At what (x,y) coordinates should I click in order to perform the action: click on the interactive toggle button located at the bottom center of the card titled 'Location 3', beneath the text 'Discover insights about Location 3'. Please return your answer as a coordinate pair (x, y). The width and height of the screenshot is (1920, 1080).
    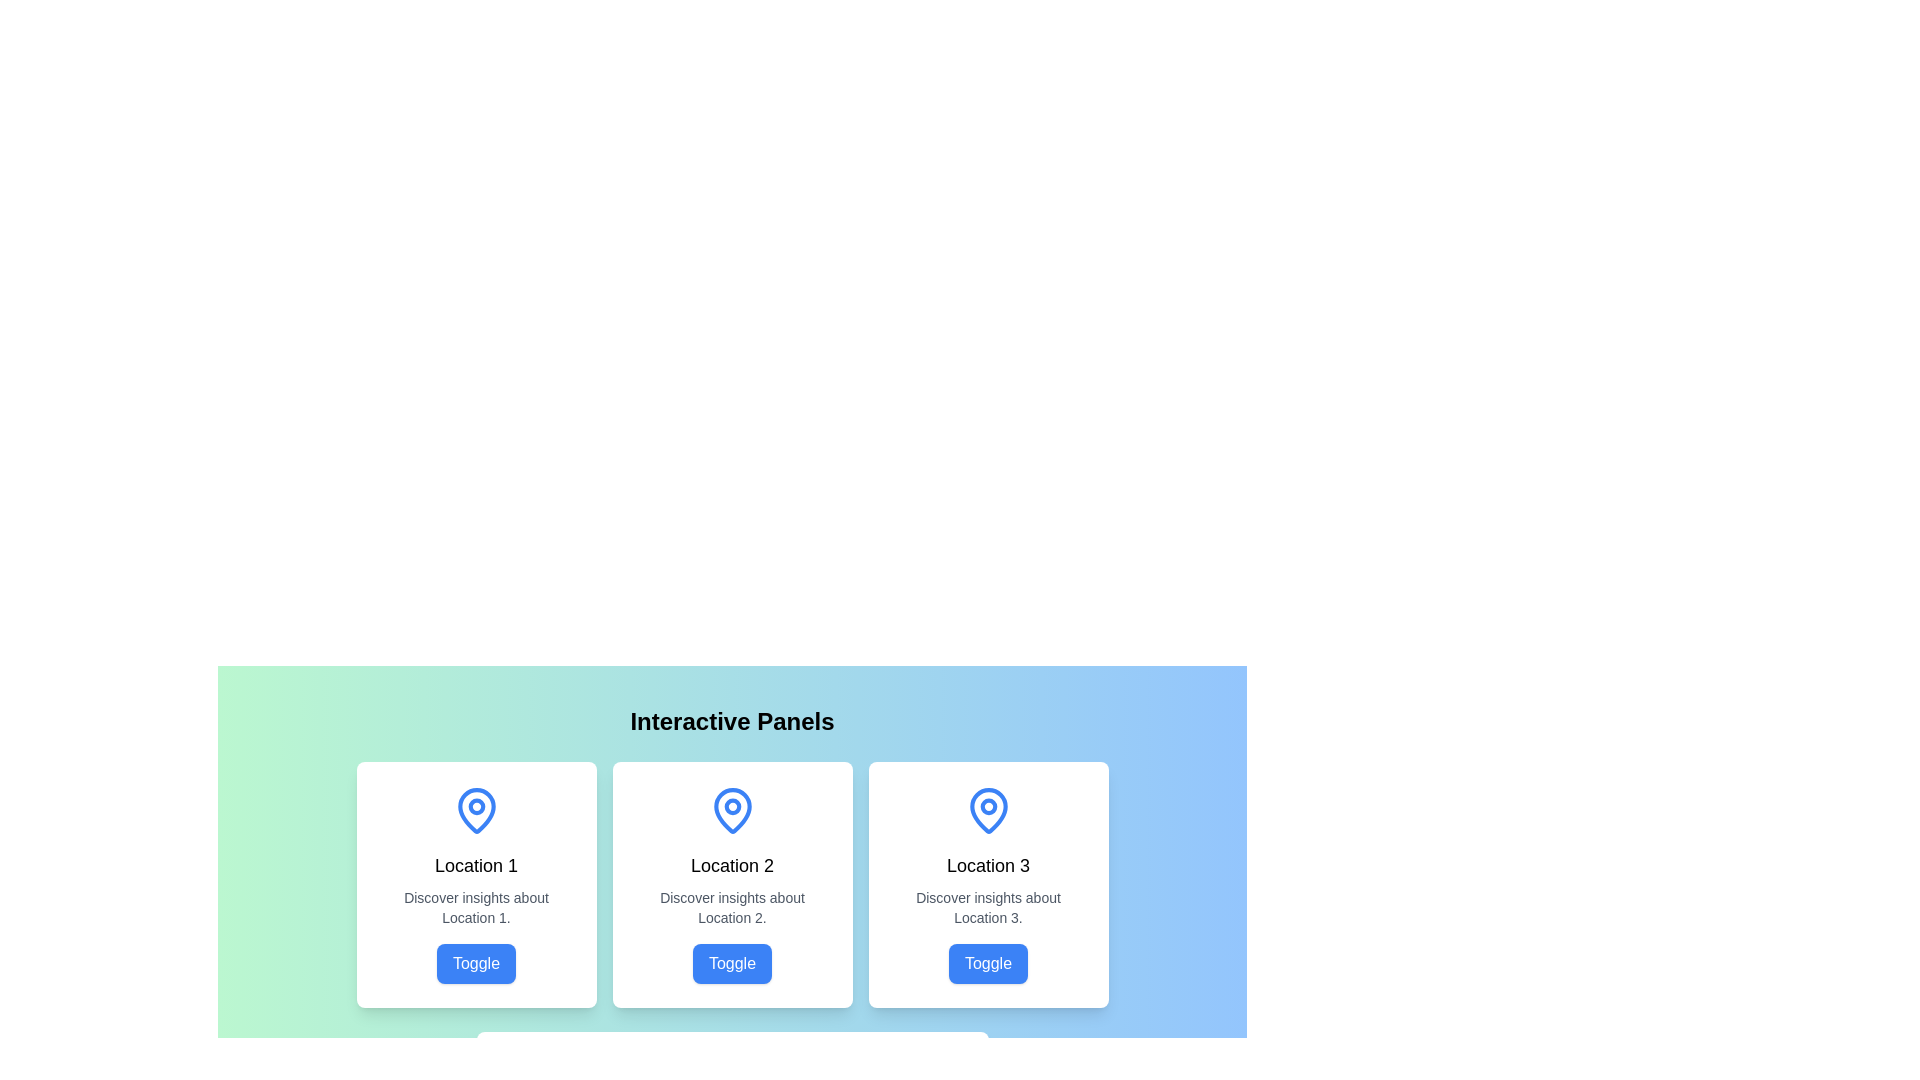
    Looking at the image, I should click on (988, 963).